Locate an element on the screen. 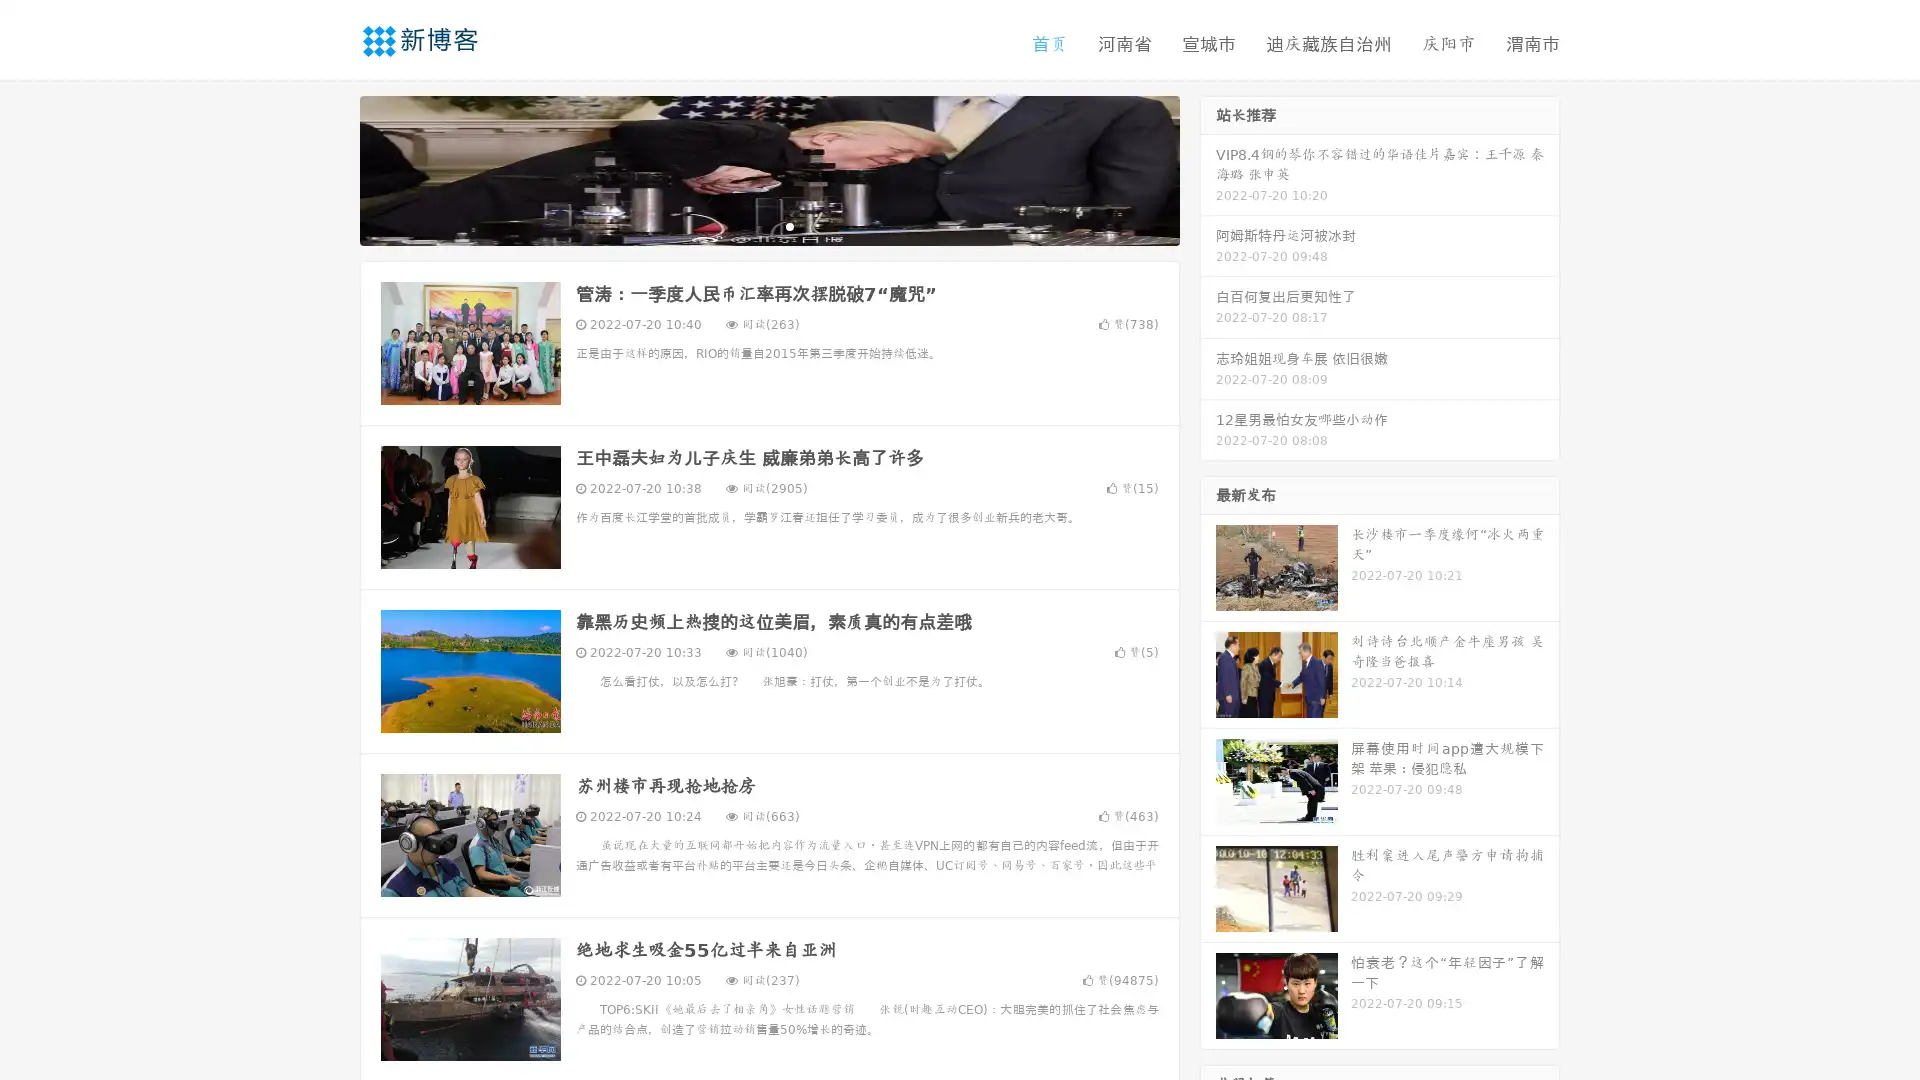  Go to slide 1 is located at coordinates (748, 225).